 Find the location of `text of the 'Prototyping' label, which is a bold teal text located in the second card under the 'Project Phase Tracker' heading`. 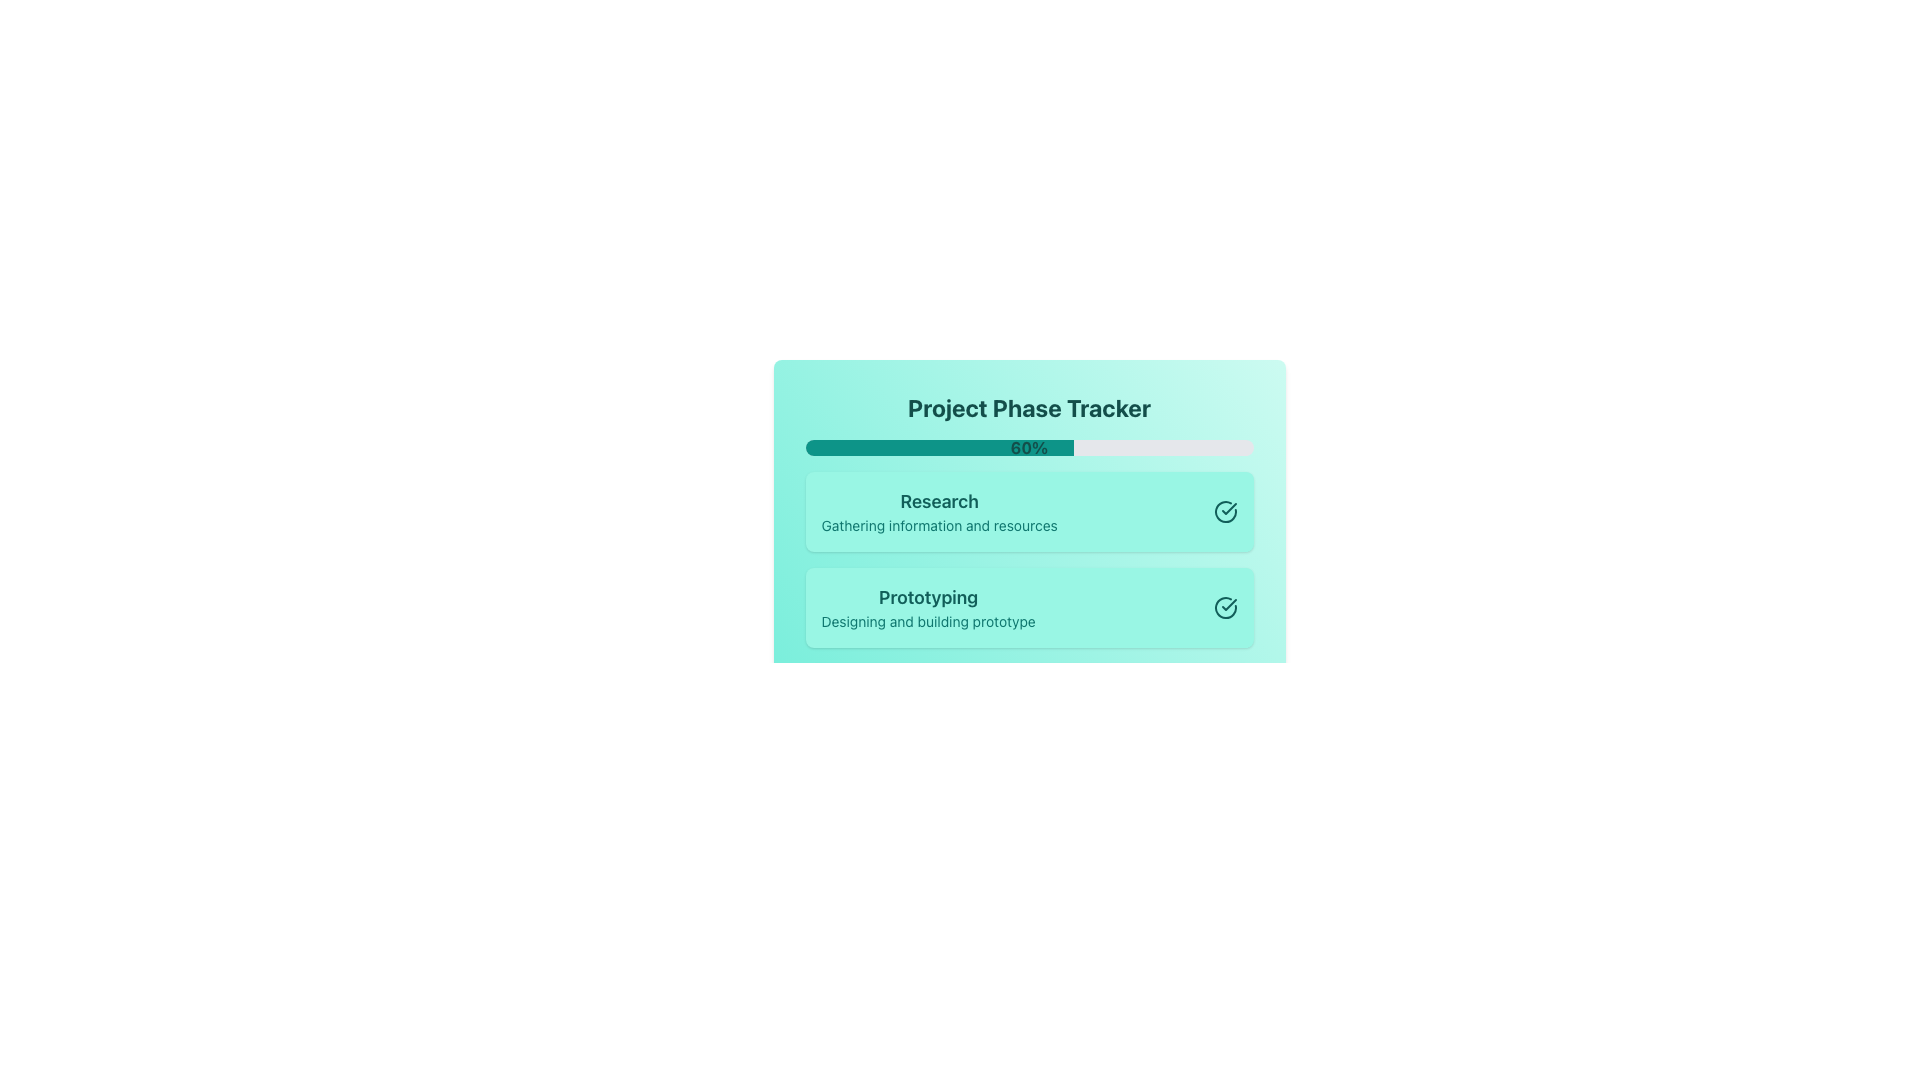

text of the 'Prototyping' label, which is a bold teal text located in the second card under the 'Project Phase Tracker' heading is located at coordinates (927, 596).